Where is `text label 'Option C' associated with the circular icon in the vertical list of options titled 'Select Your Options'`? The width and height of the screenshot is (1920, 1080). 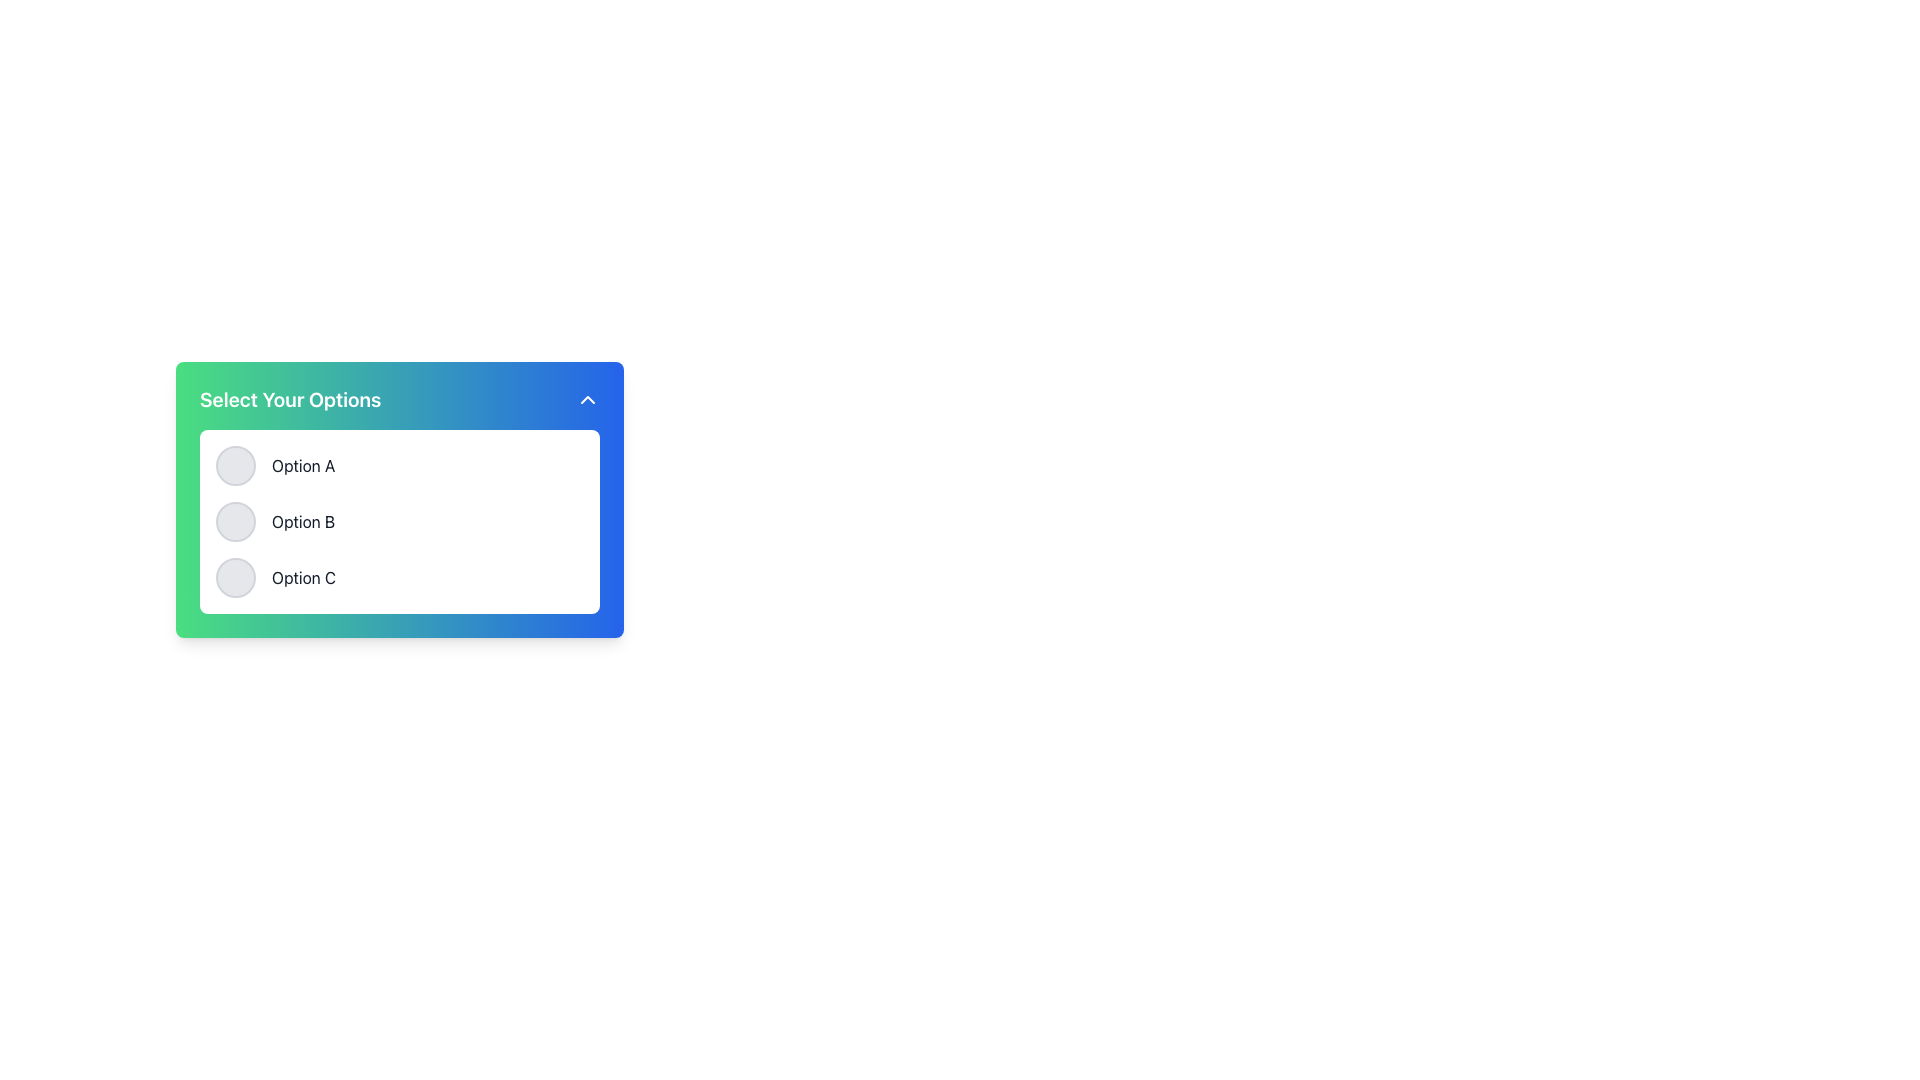 text label 'Option C' associated with the circular icon in the vertical list of options titled 'Select Your Options' is located at coordinates (303, 578).